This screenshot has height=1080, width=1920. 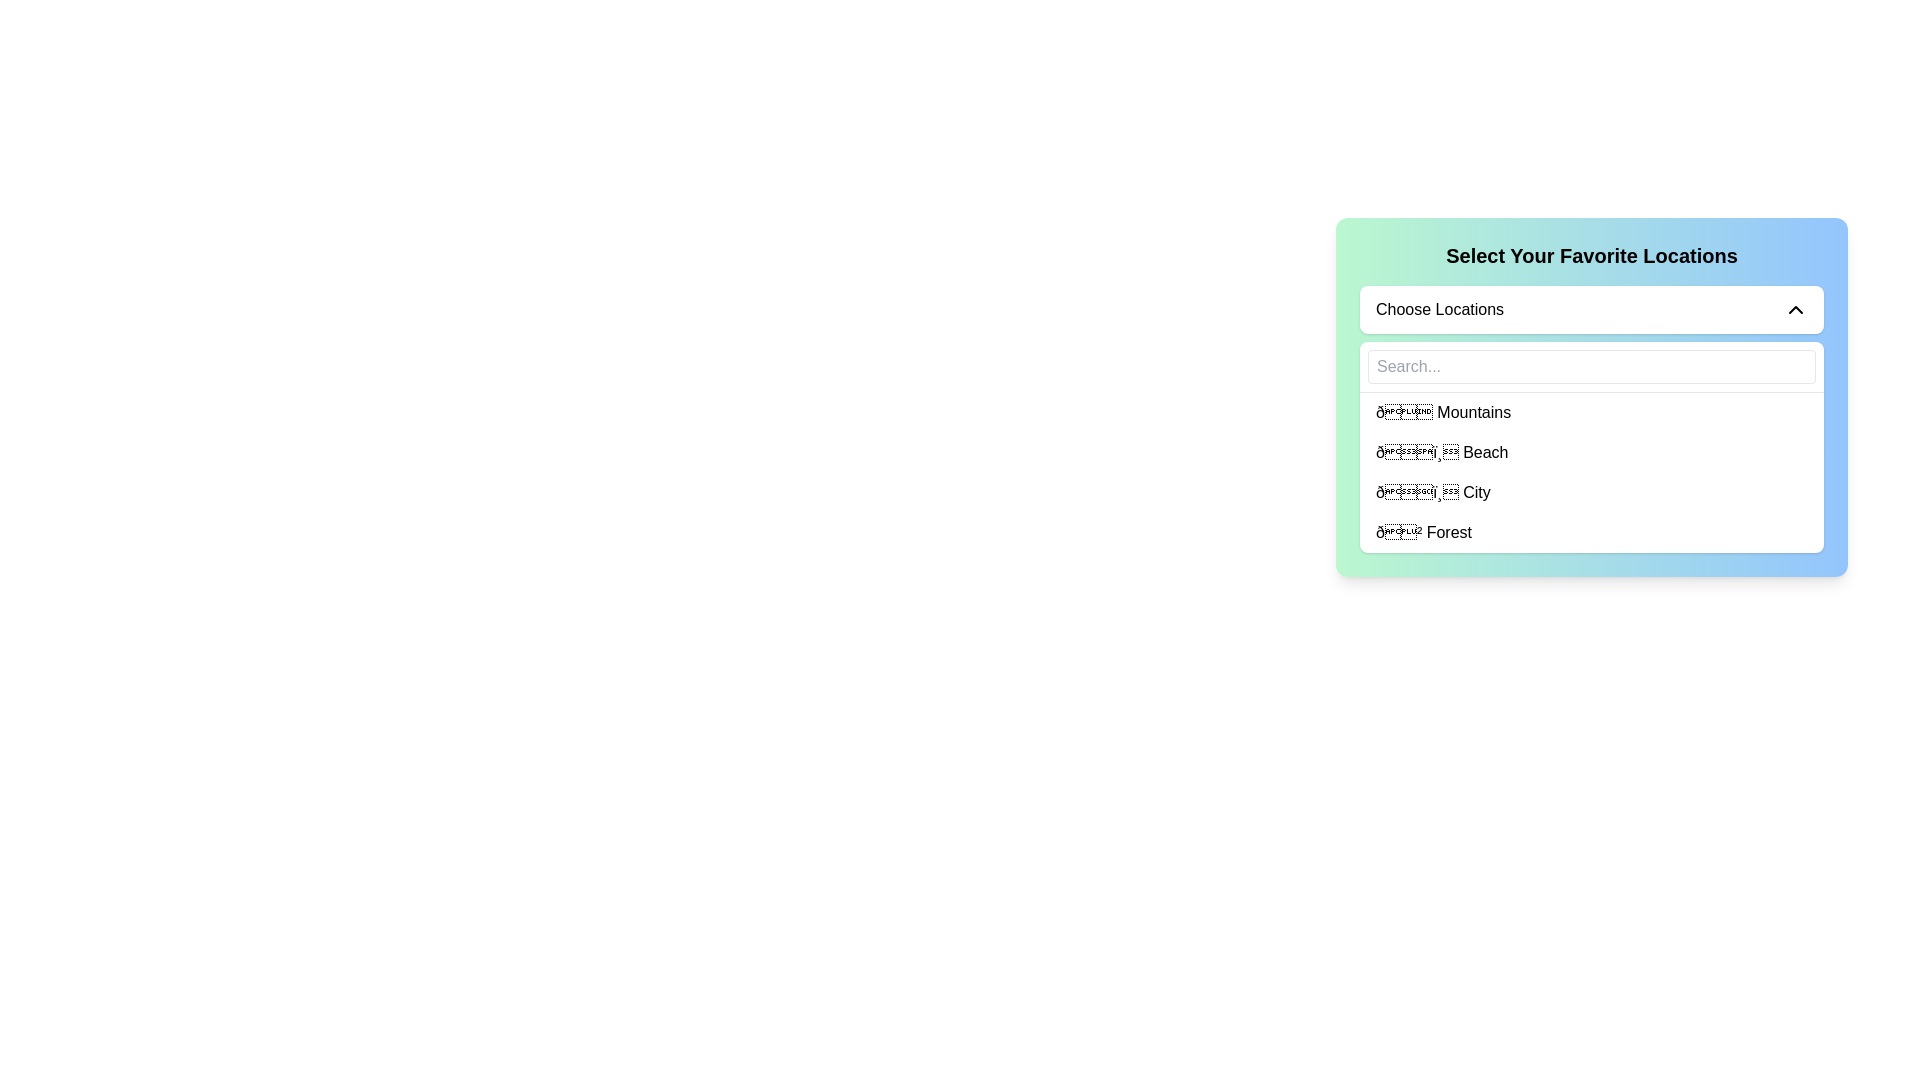 I want to click on the items in the 'Choose Locations' dropdown menu, so click(x=1591, y=418).